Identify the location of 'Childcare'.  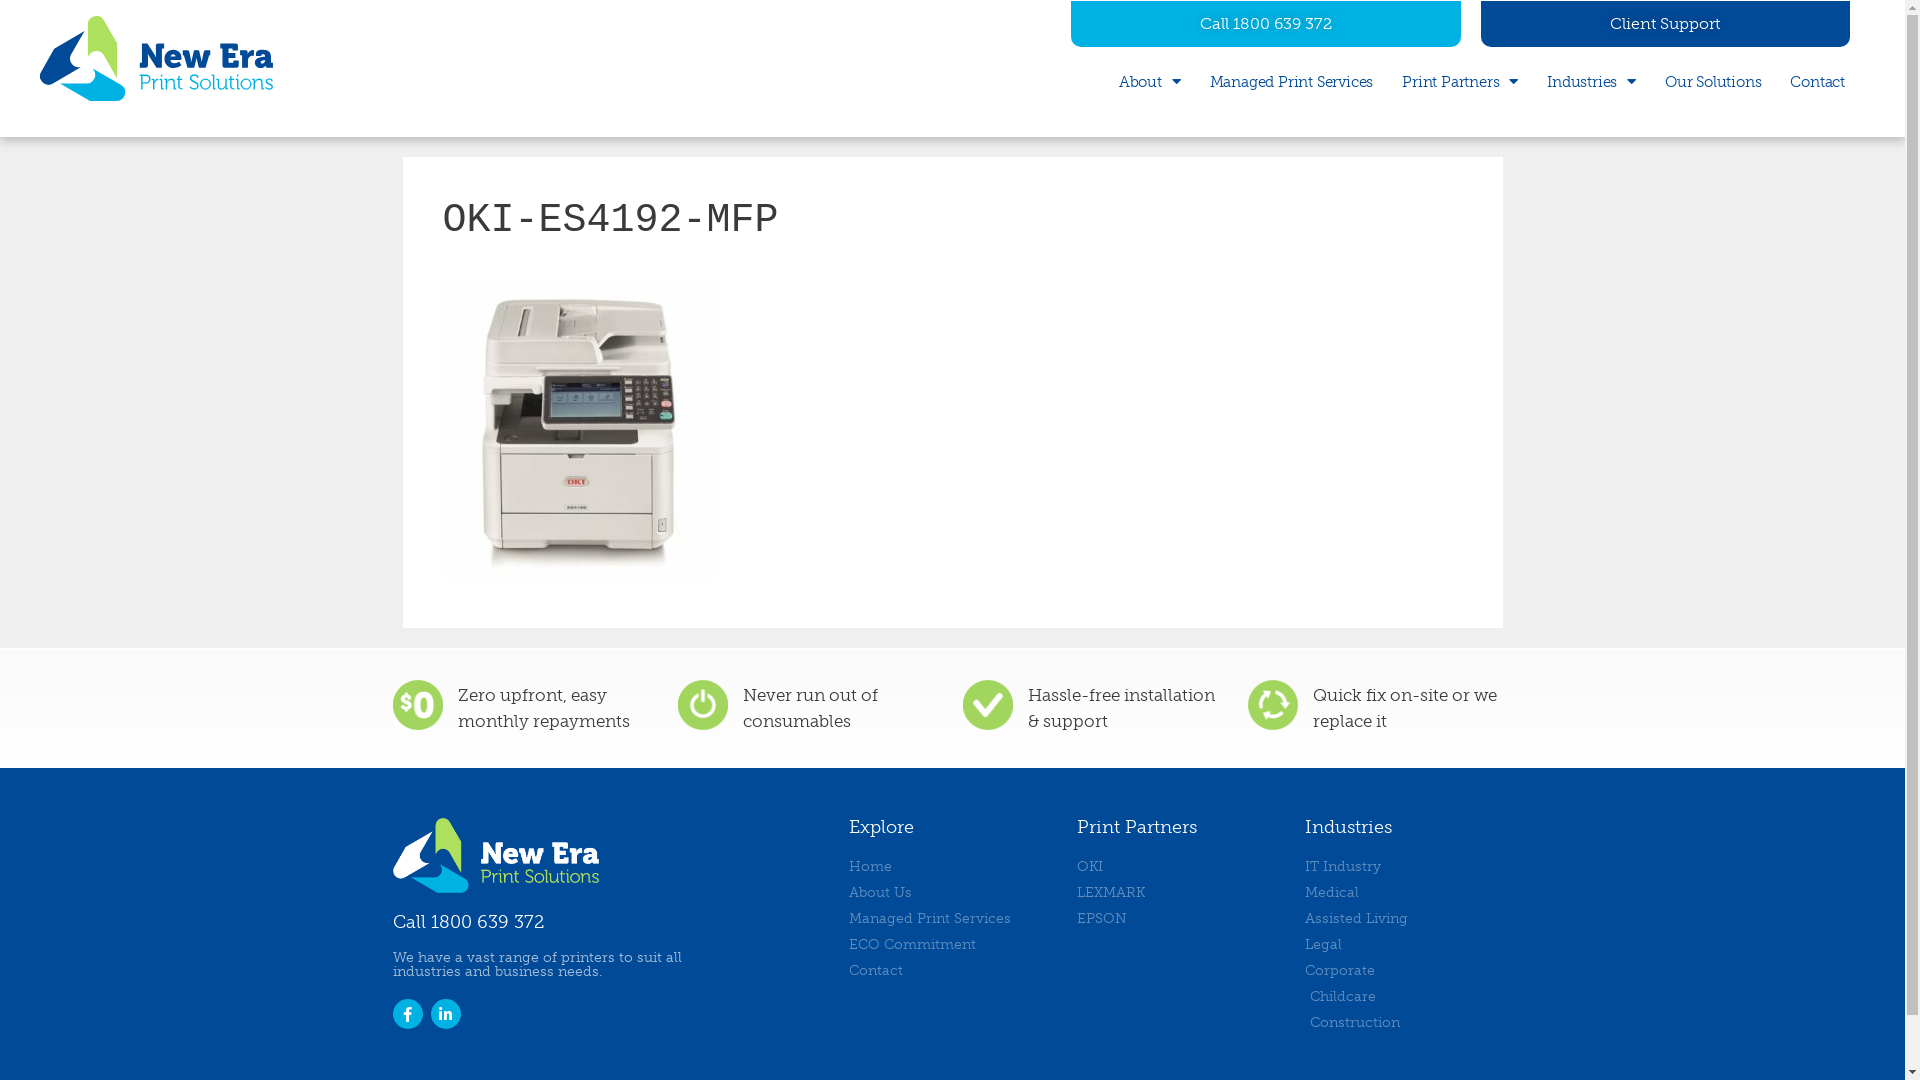
(1406, 996).